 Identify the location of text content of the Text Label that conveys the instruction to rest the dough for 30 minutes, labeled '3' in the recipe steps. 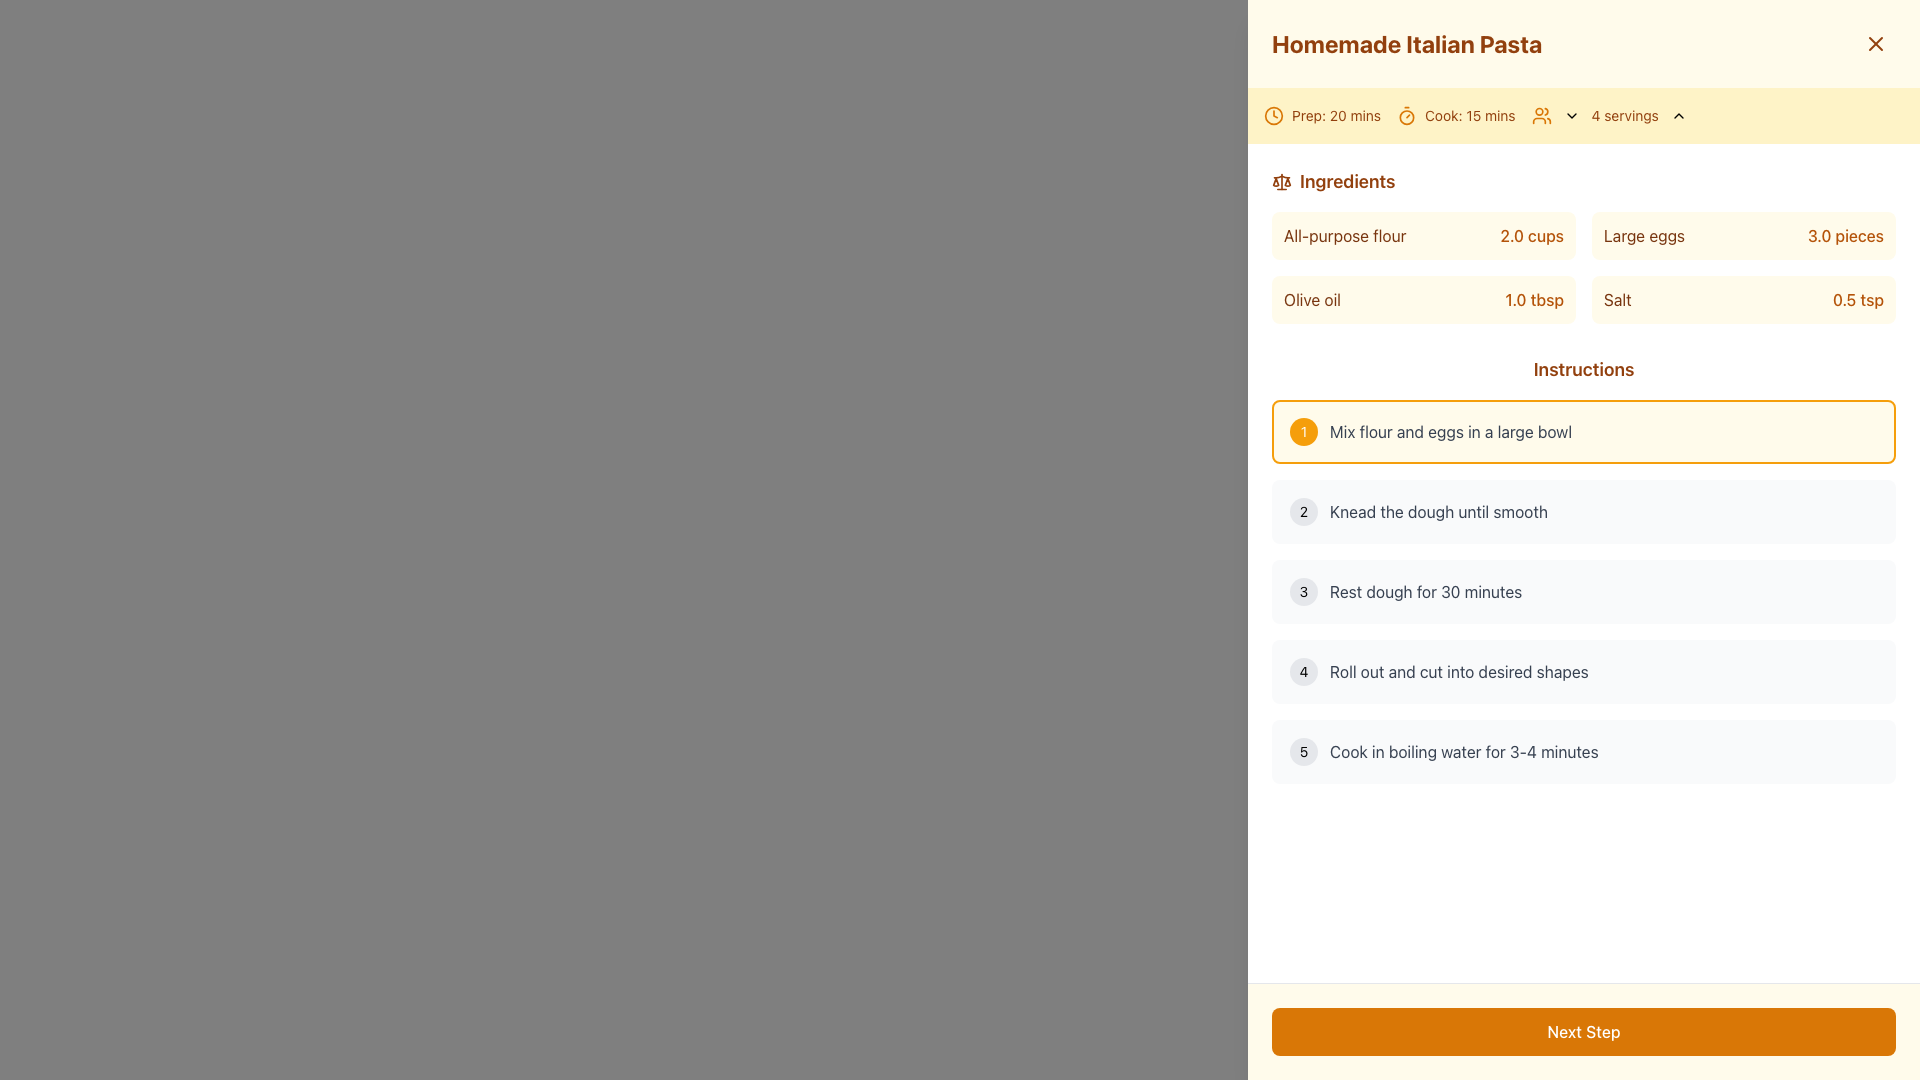
(1425, 590).